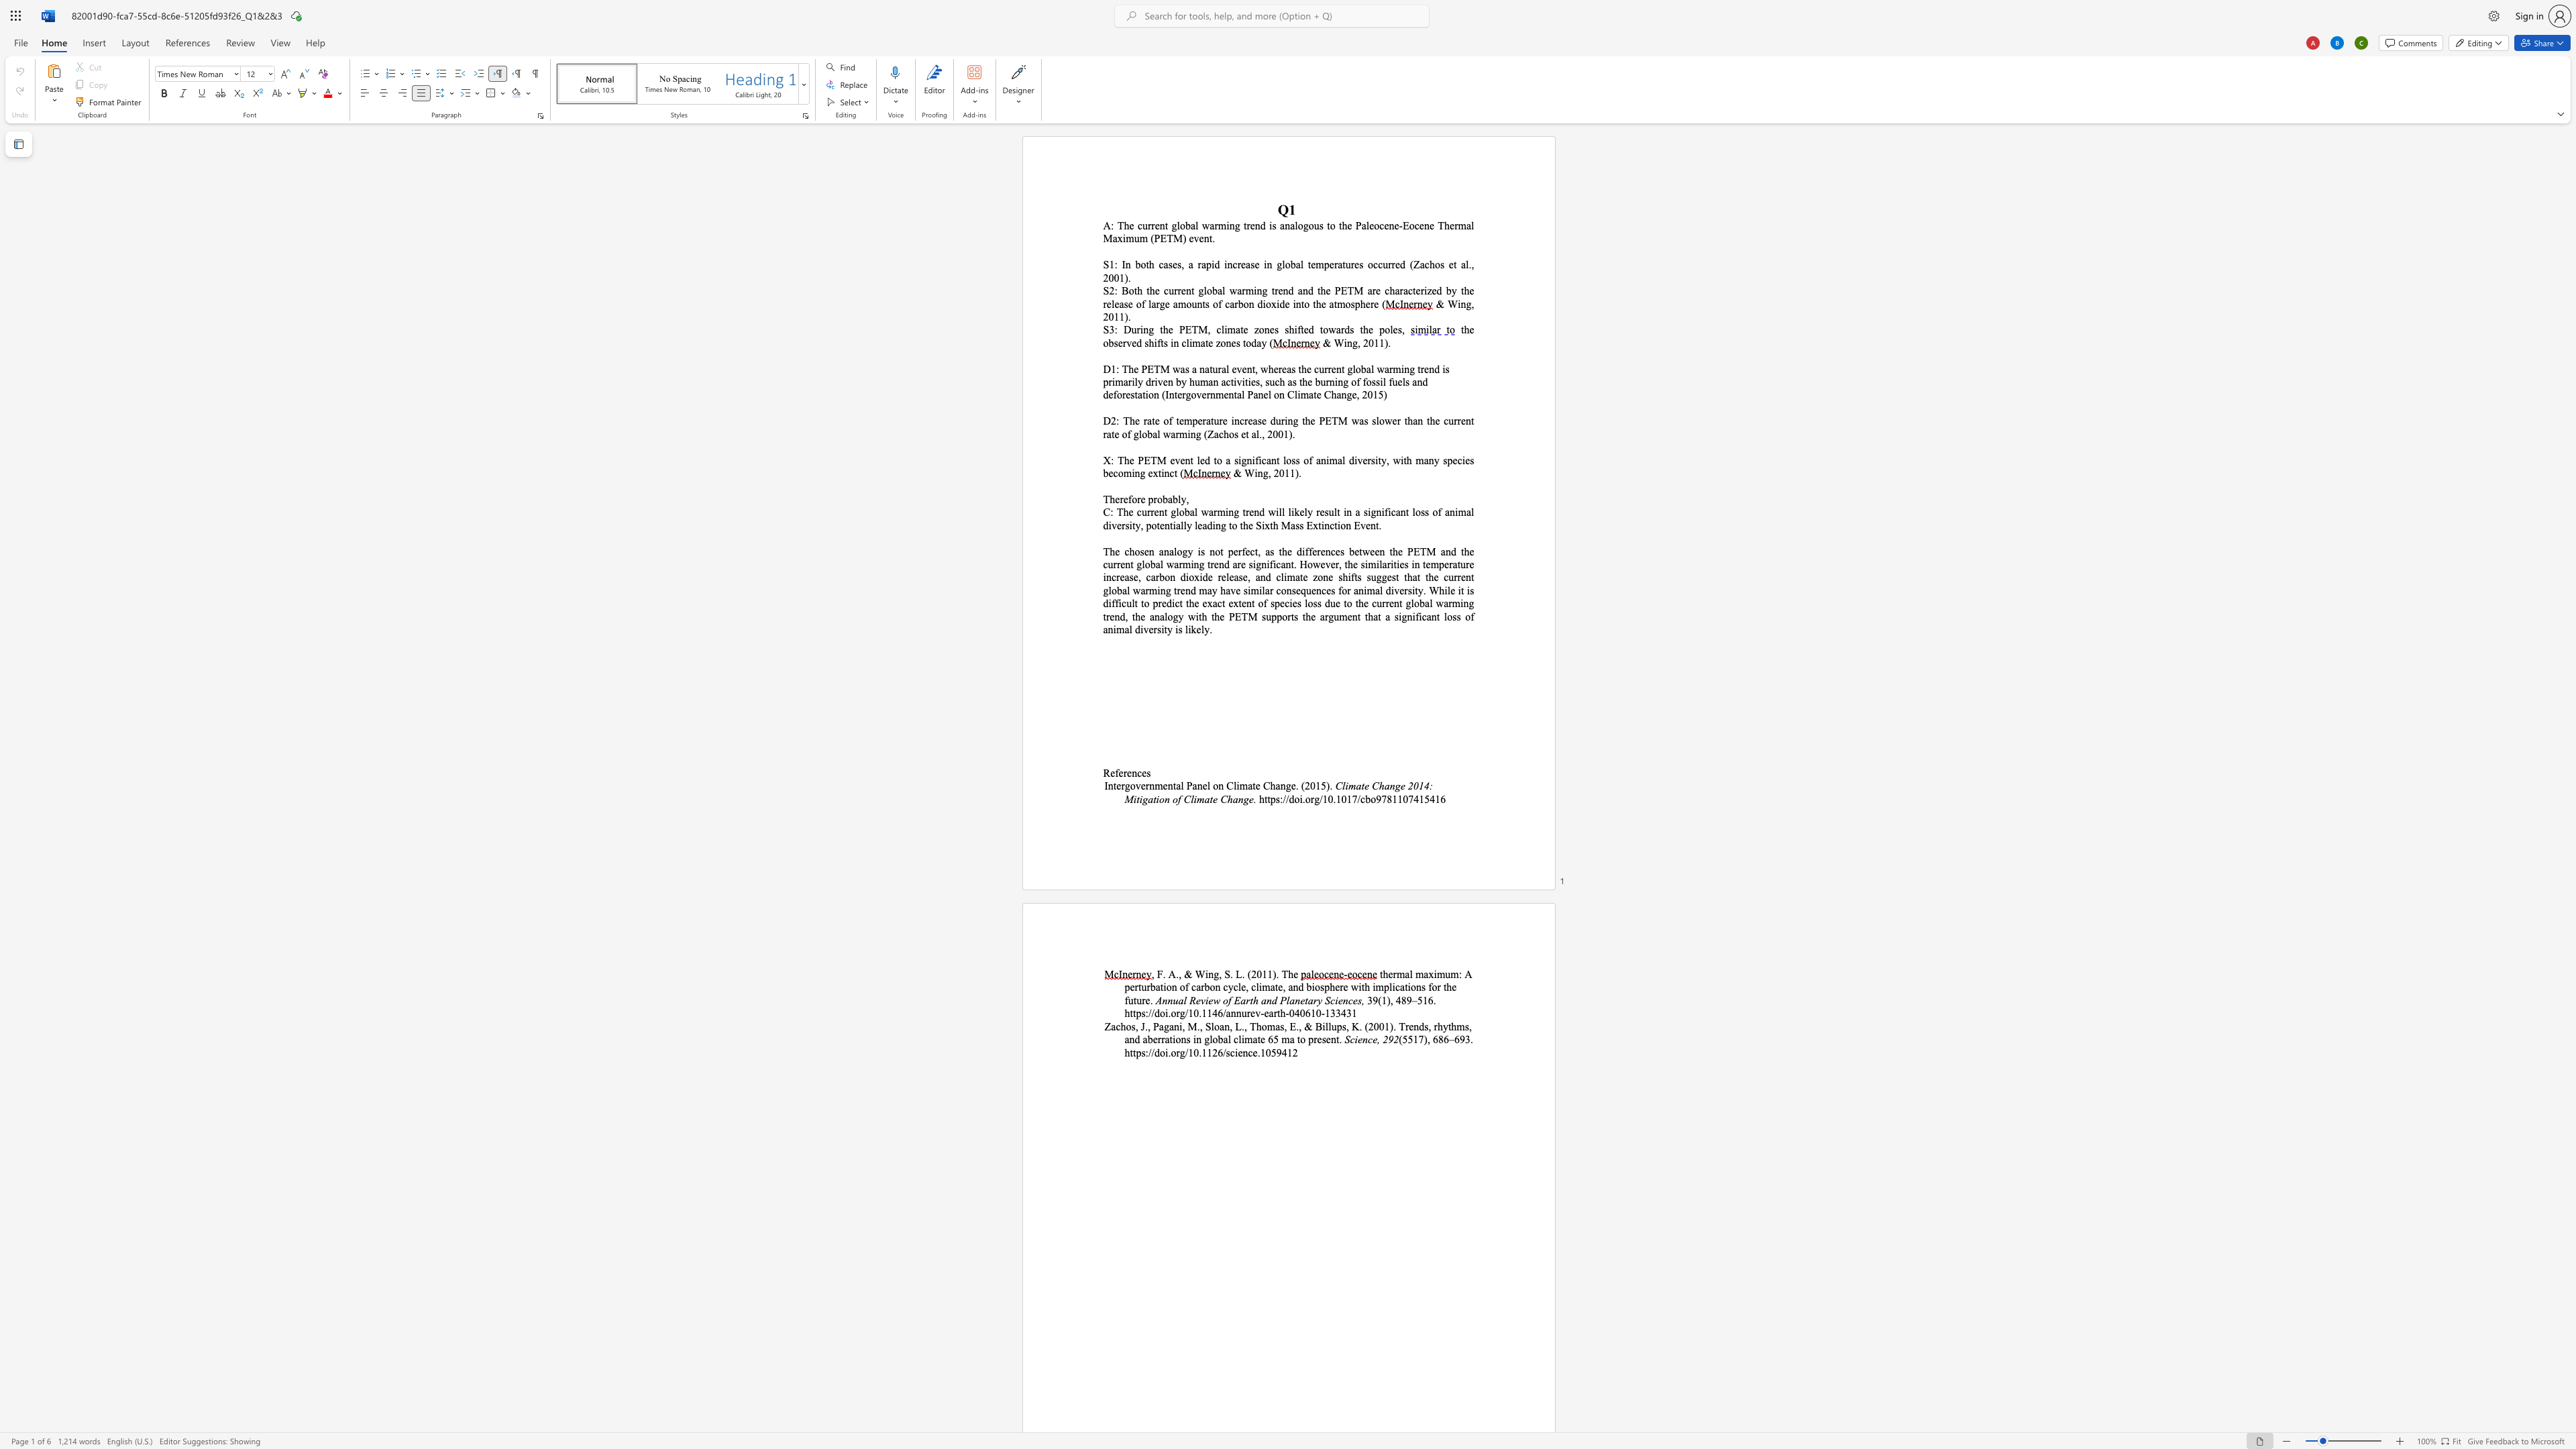 The height and width of the screenshot is (1449, 2576). Describe the element at coordinates (1307, 511) in the screenshot. I see `the space between the continuous character "l" and "y" in the text` at that location.